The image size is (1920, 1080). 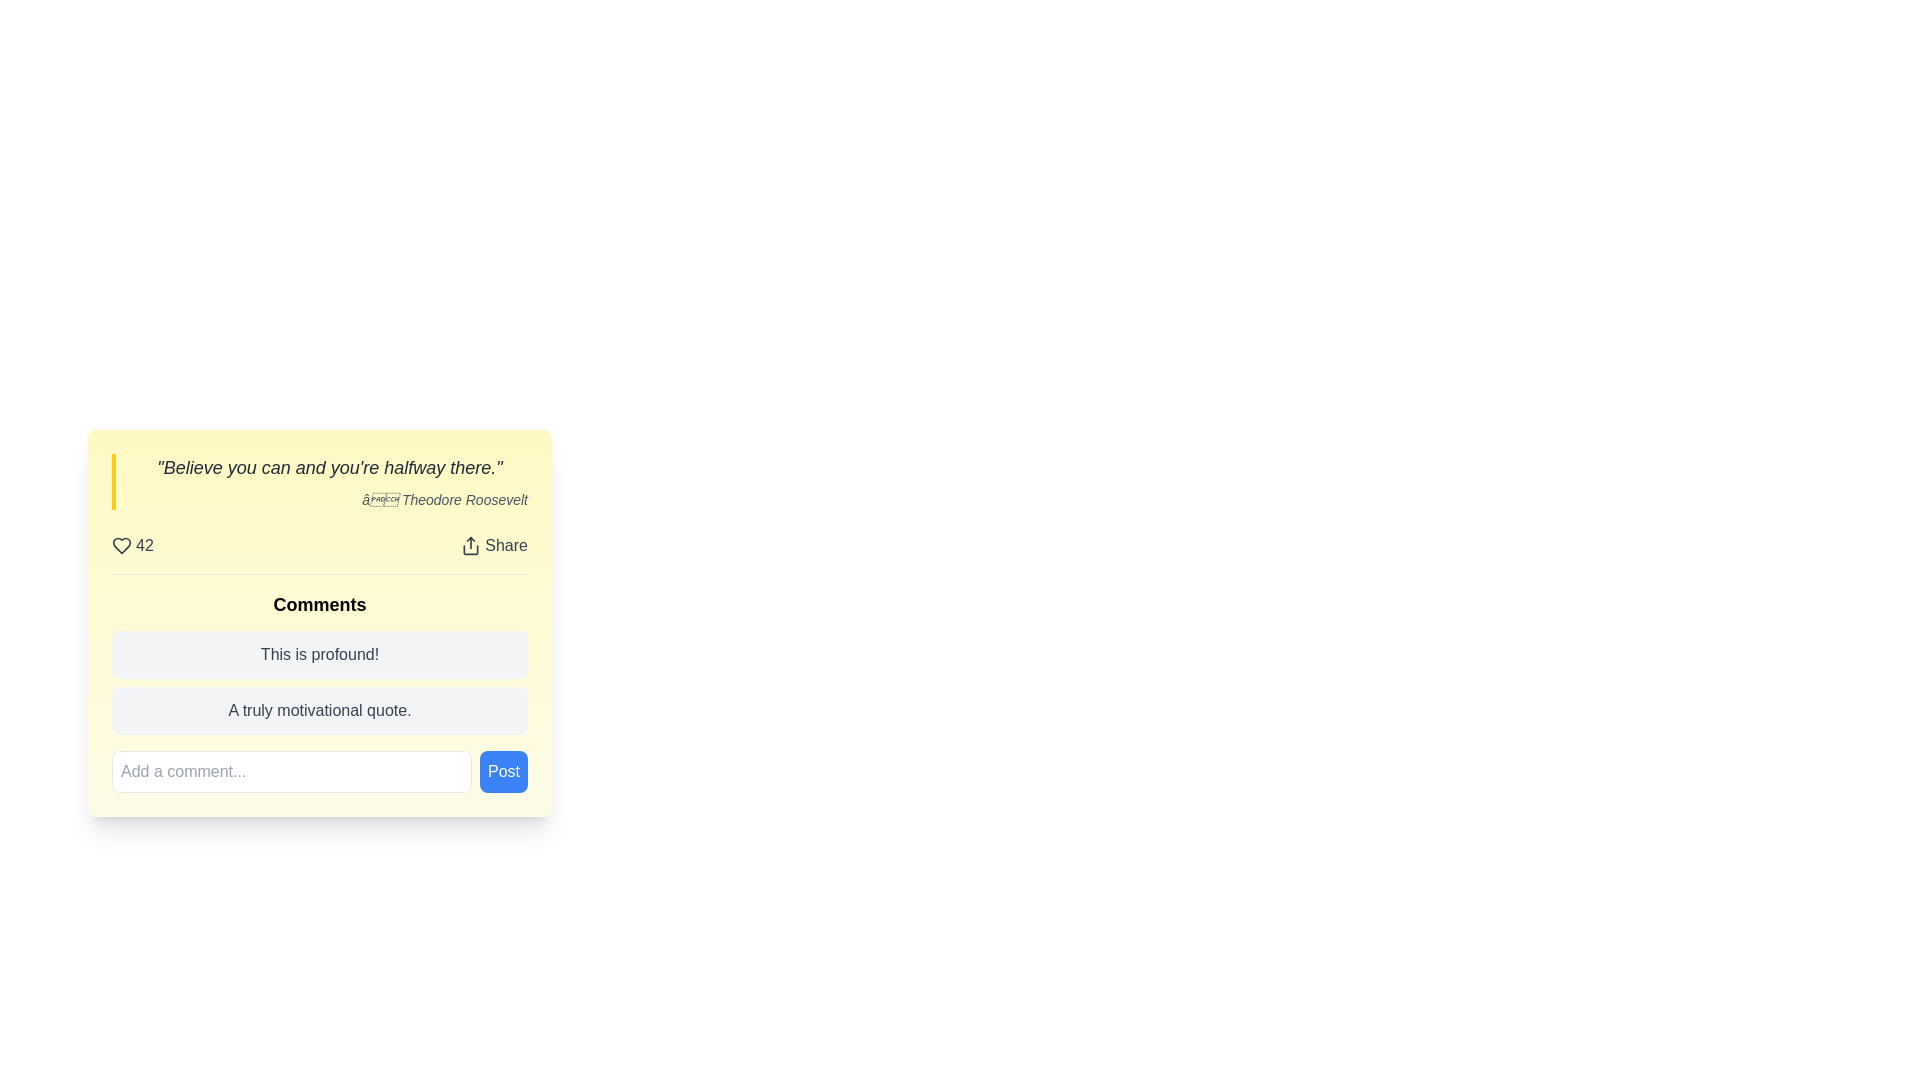 I want to click on the Text heading that indicates the section for user comments, positioned centrally above the comments and input box, so click(x=320, y=604).